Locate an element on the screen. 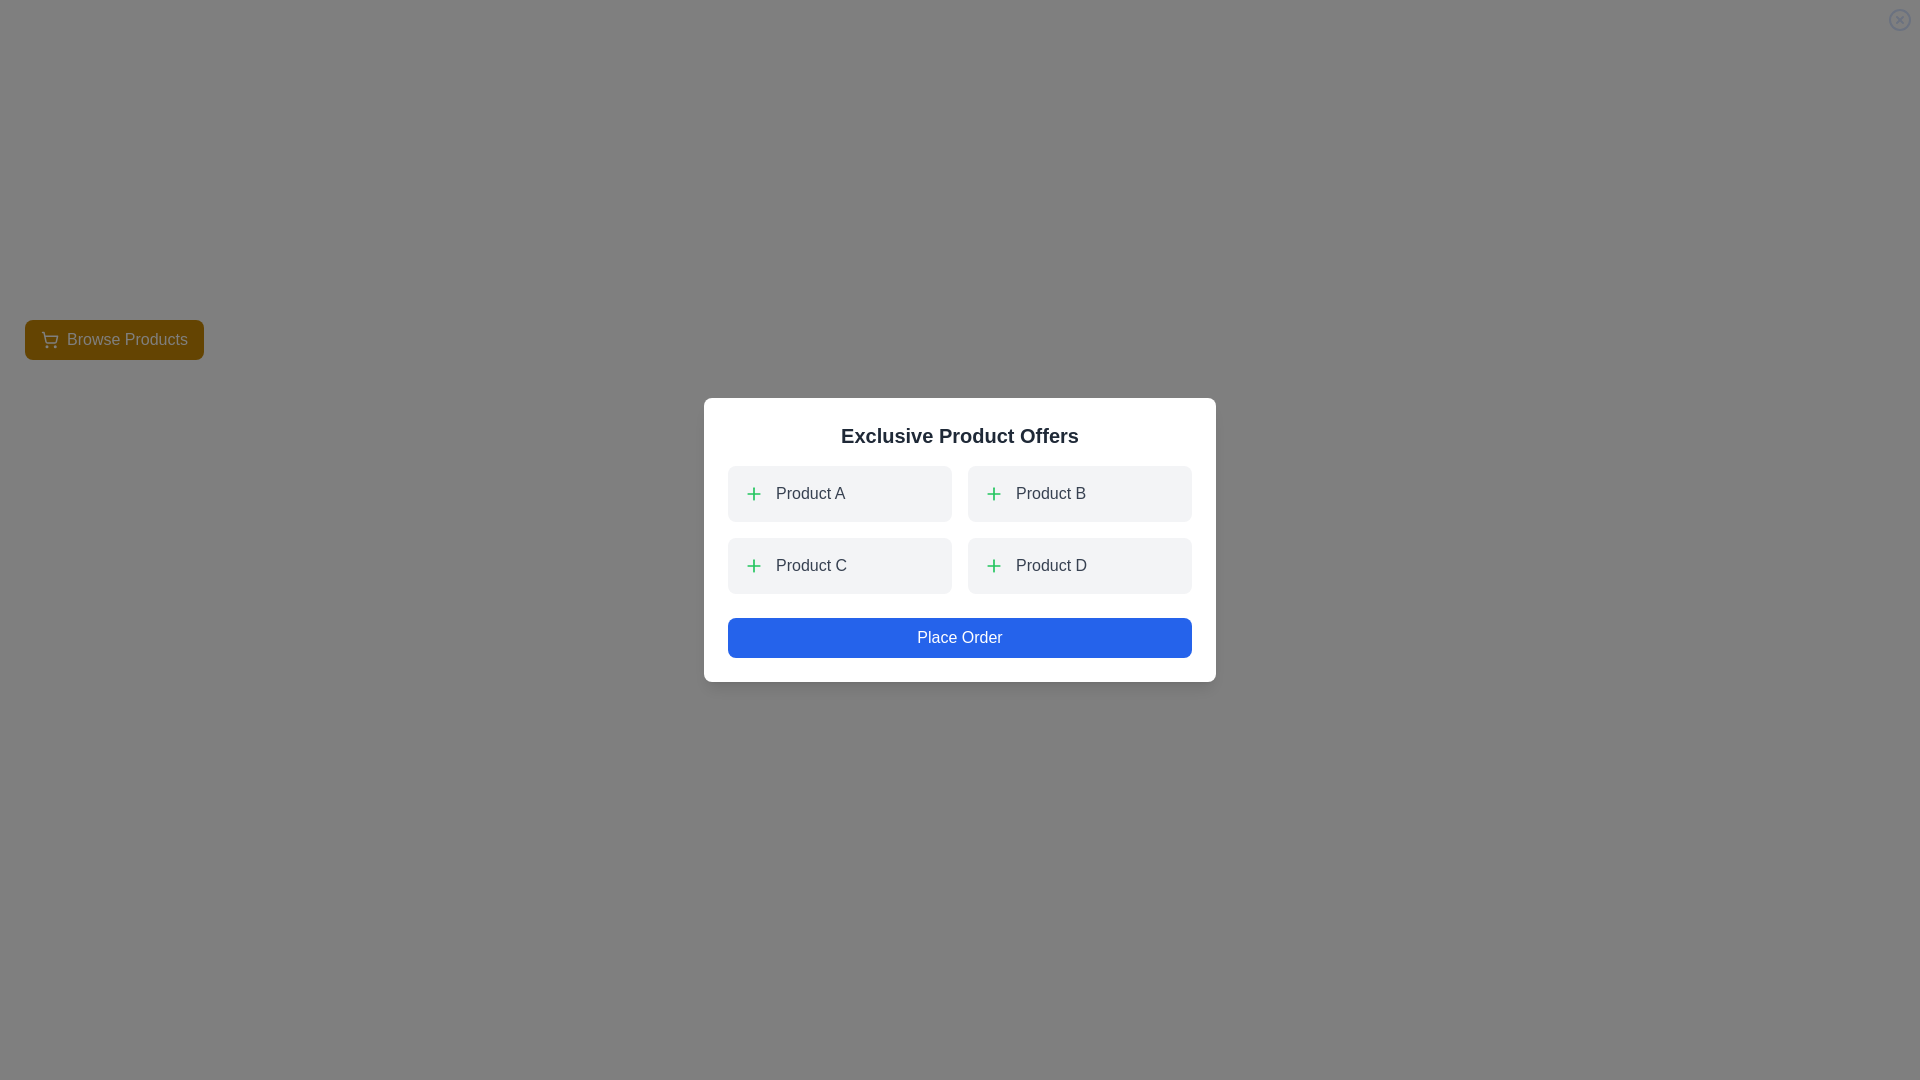 The height and width of the screenshot is (1080, 1920). the green plus icon button located to the left of the text 'Product A' in the 'Exclusive Product Offers' modal is located at coordinates (752, 493).